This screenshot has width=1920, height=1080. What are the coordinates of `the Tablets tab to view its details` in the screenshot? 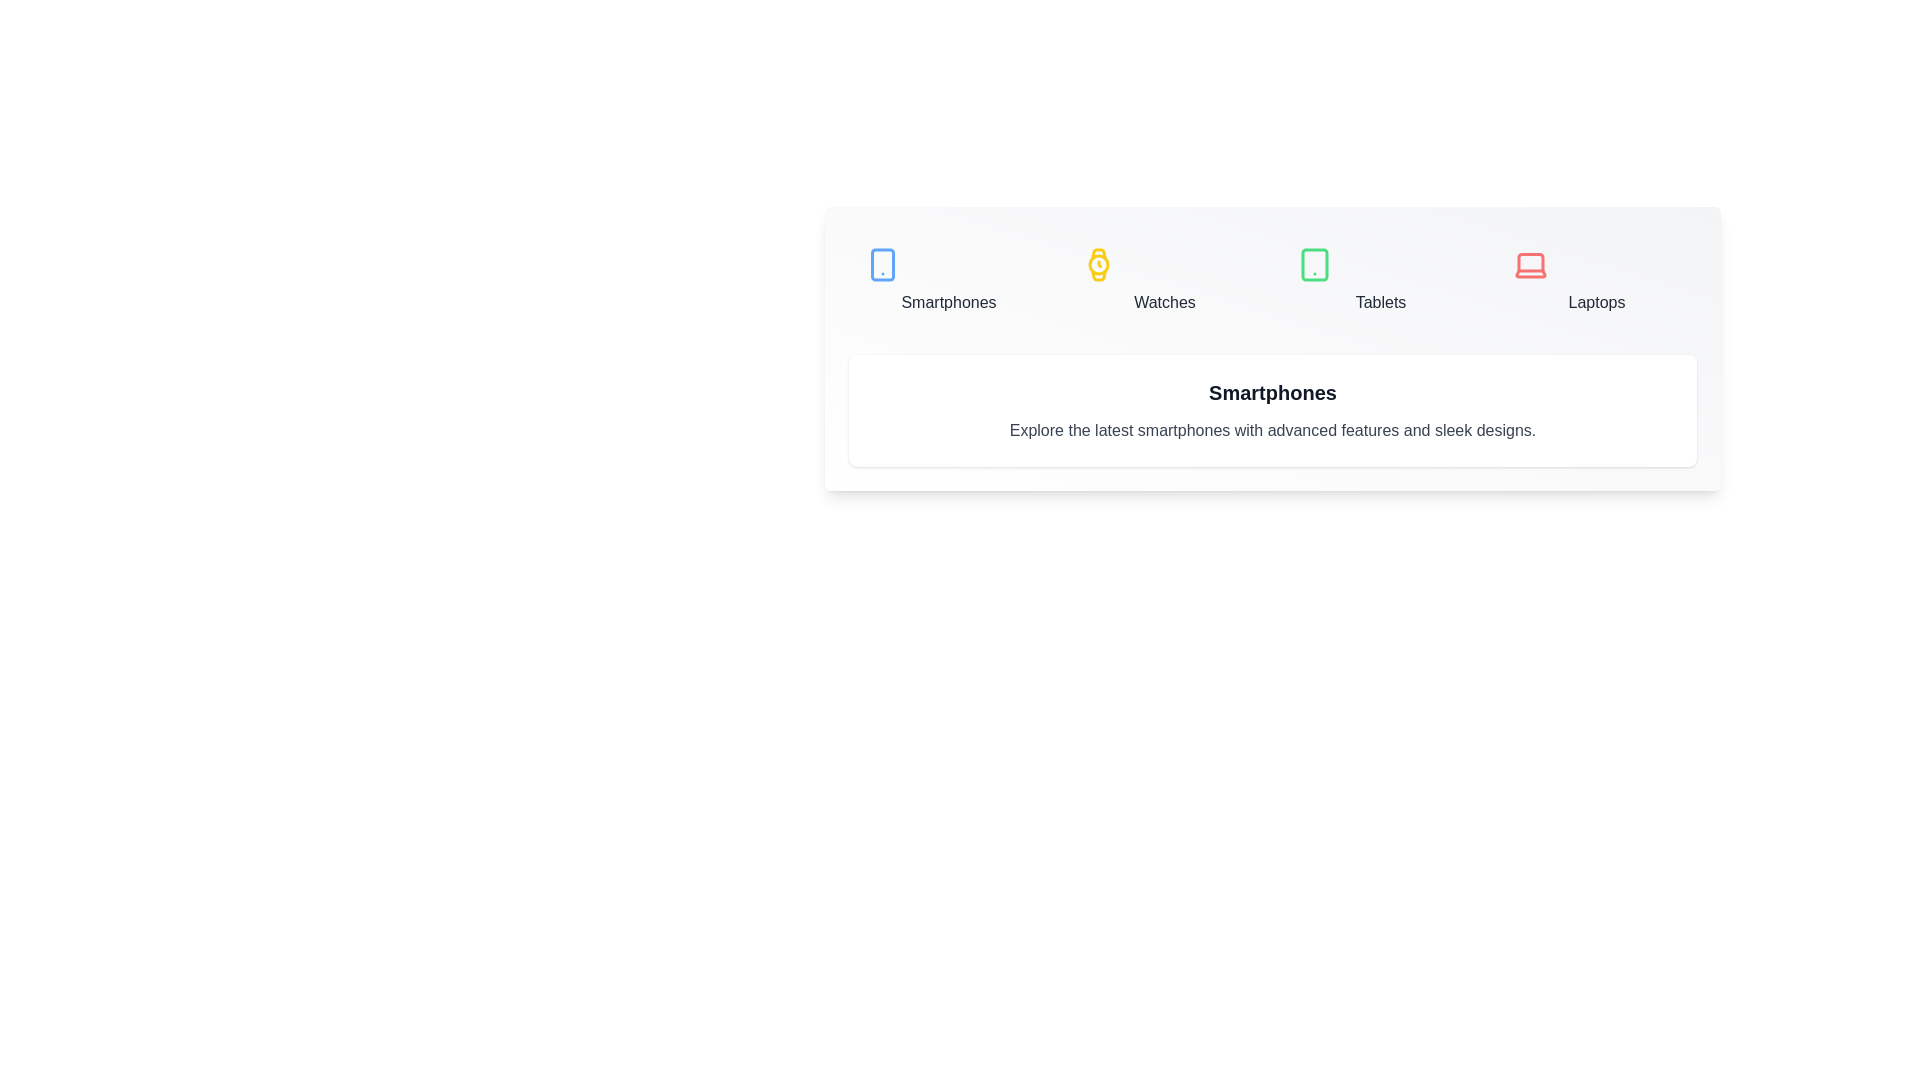 It's located at (1380, 281).